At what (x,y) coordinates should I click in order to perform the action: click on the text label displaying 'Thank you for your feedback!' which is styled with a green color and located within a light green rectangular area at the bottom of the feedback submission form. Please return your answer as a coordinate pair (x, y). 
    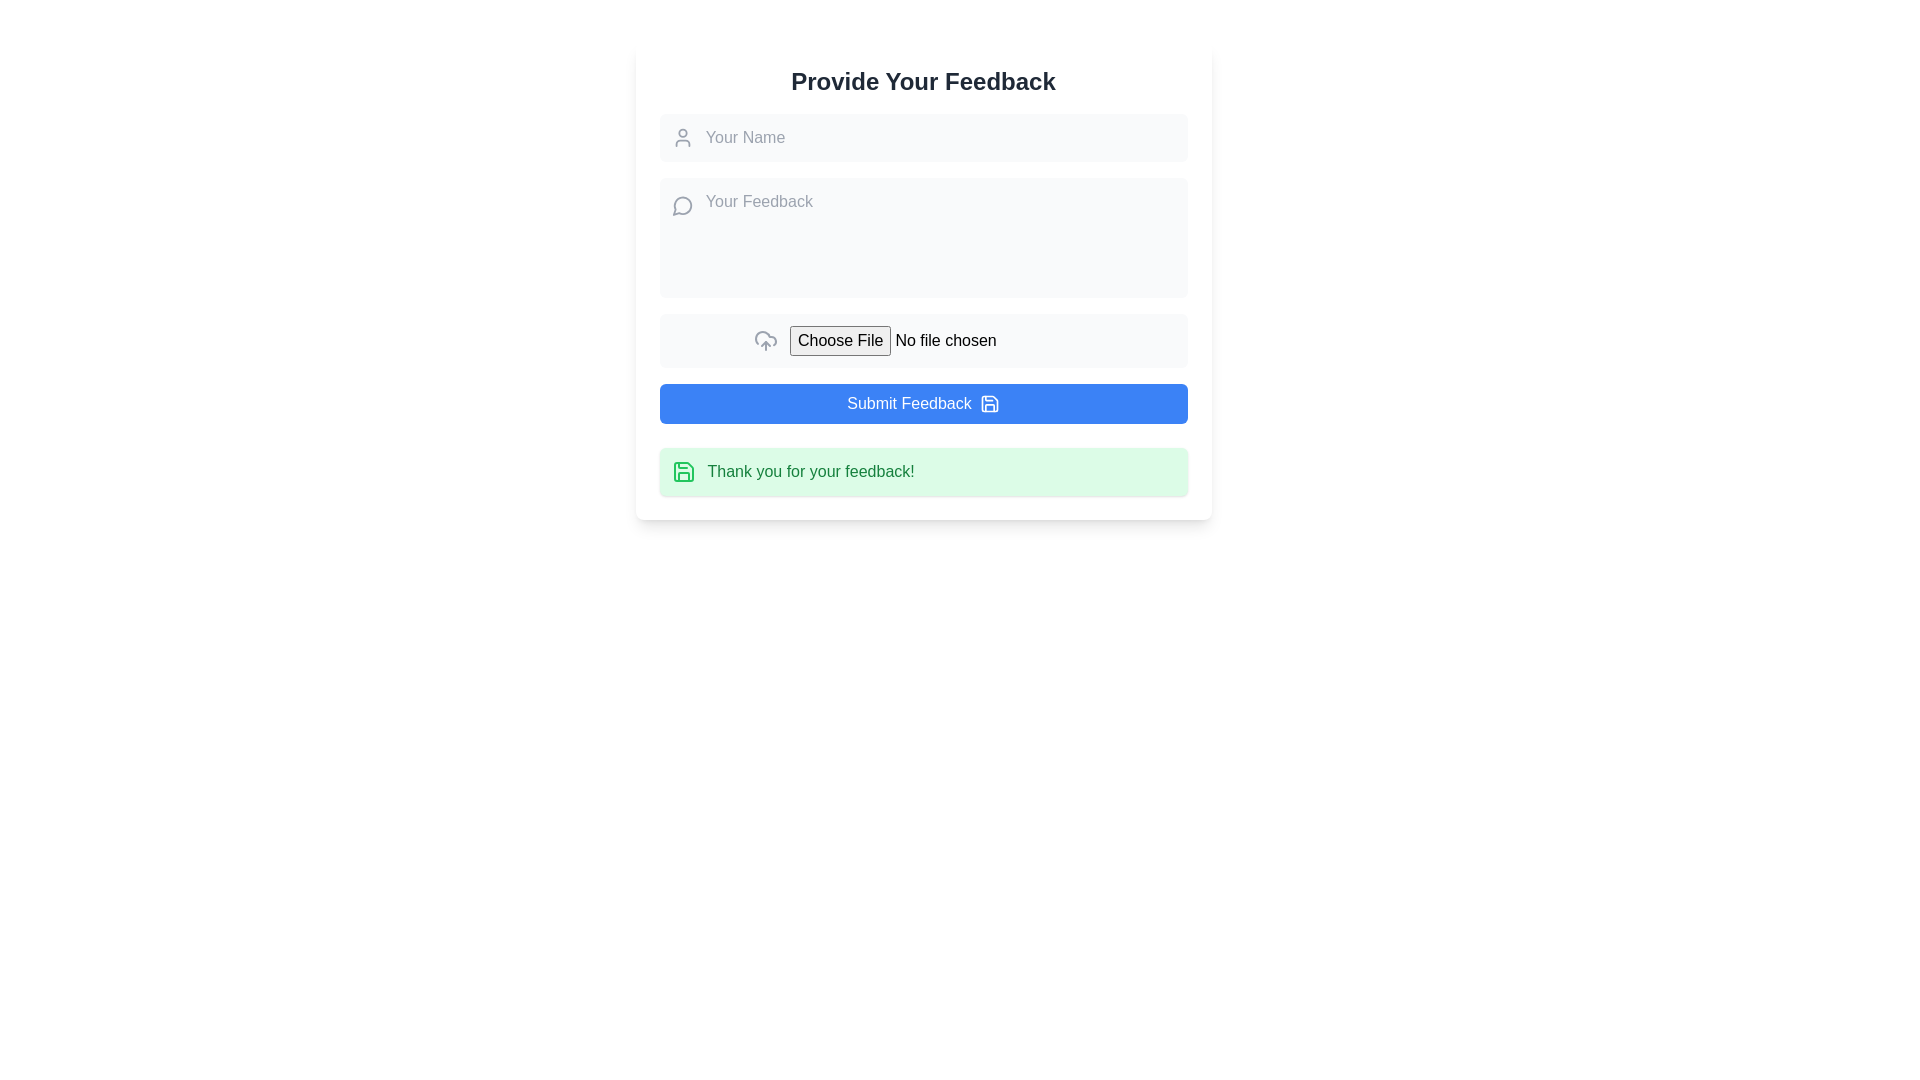
    Looking at the image, I should click on (811, 471).